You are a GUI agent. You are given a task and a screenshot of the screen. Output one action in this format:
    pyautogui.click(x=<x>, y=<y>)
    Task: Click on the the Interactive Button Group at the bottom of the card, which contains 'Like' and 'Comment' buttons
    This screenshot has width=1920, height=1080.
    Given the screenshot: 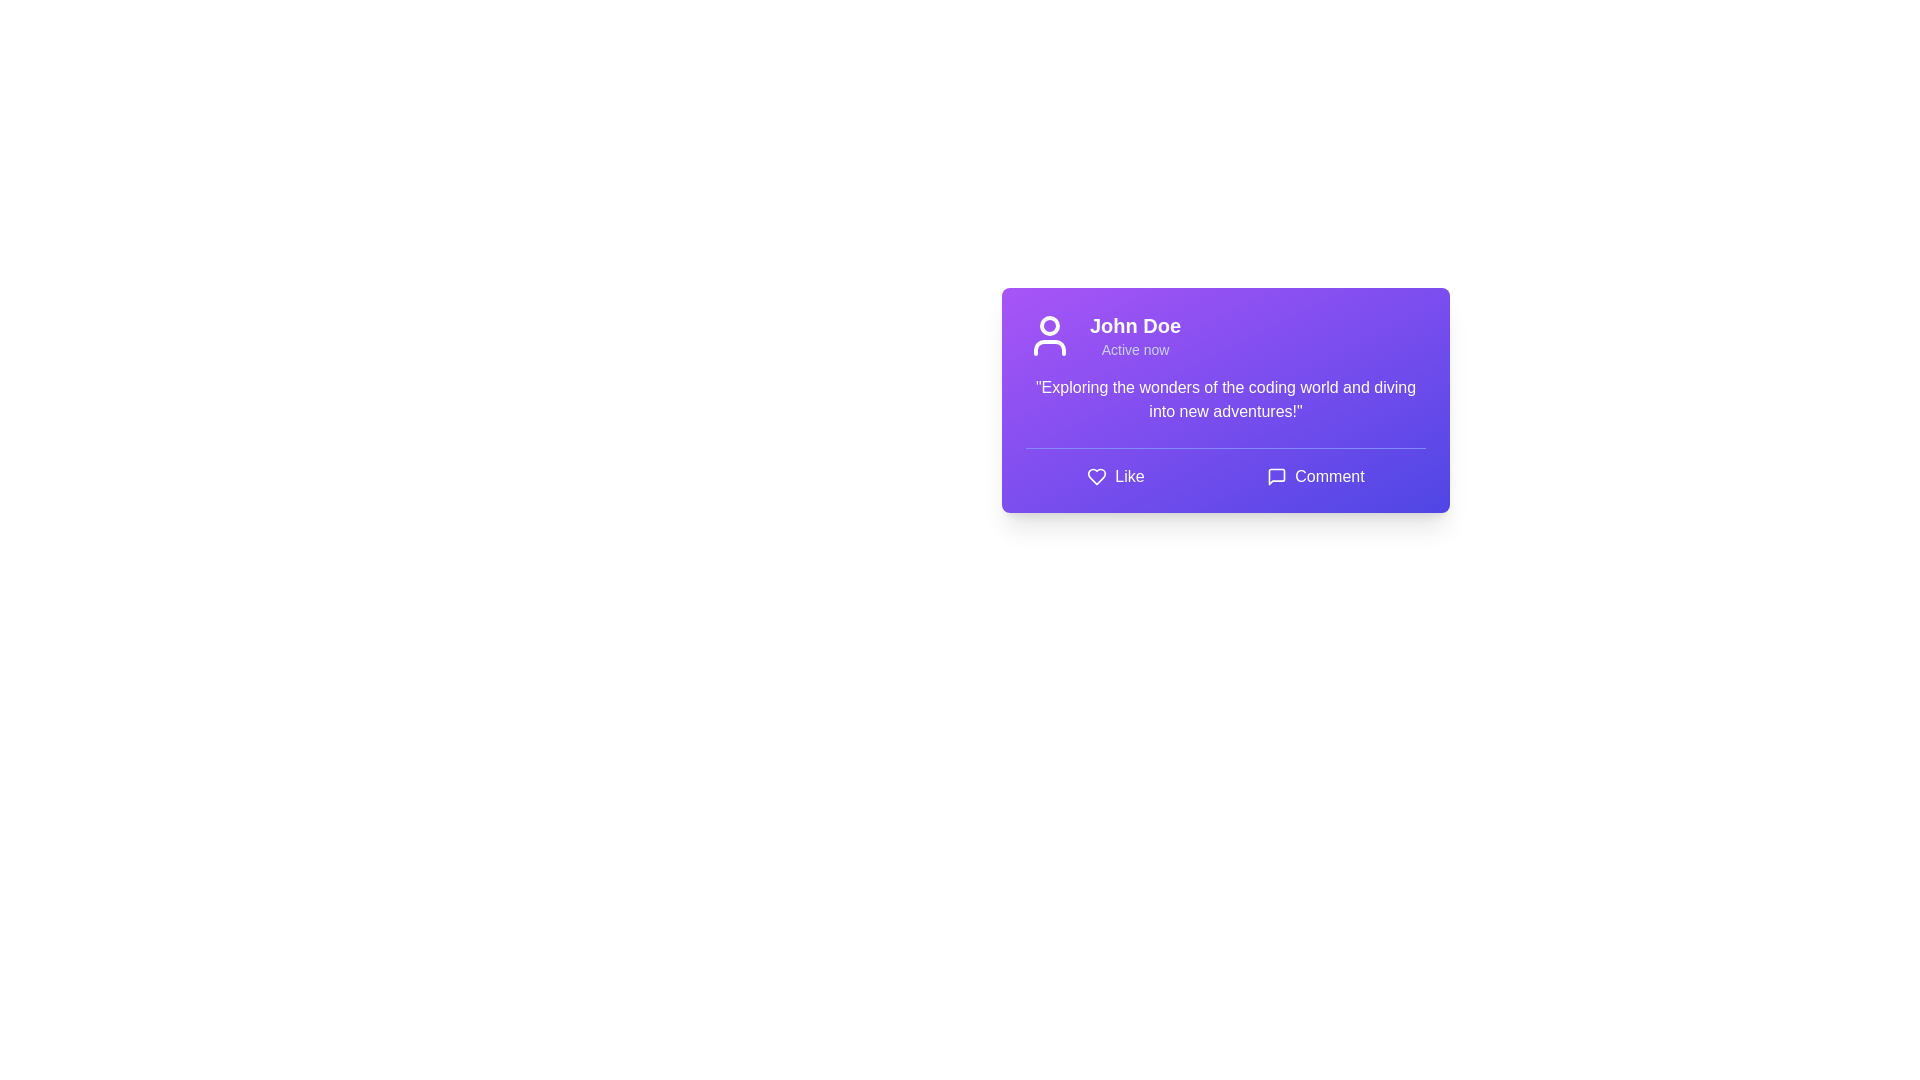 What is the action you would take?
    pyautogui.click(x=1224, y=468)
    